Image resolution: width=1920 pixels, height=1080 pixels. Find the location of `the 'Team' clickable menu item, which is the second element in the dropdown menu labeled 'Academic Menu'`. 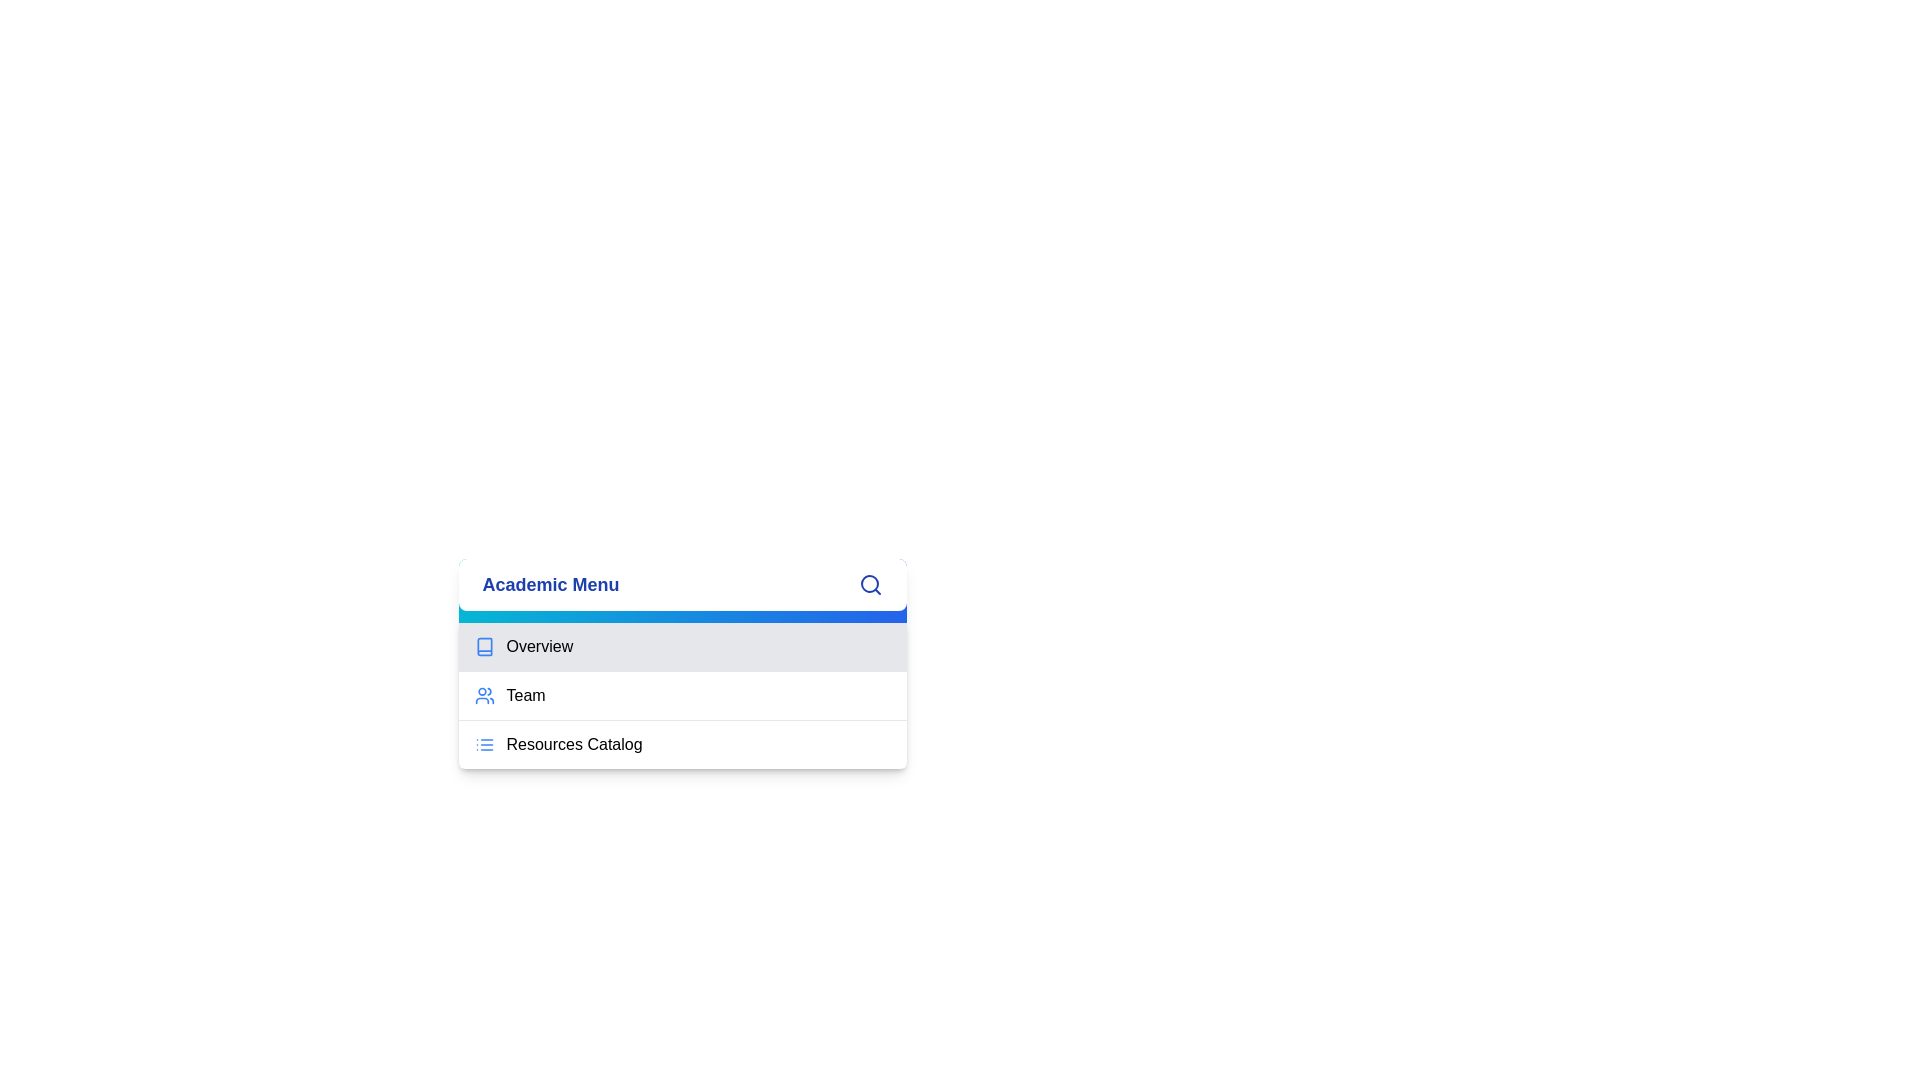

the 'Team' clickable menu item, which is the second element in the dropdown menu labeled 'Academic Menu' is located at coordinates (682, 684).